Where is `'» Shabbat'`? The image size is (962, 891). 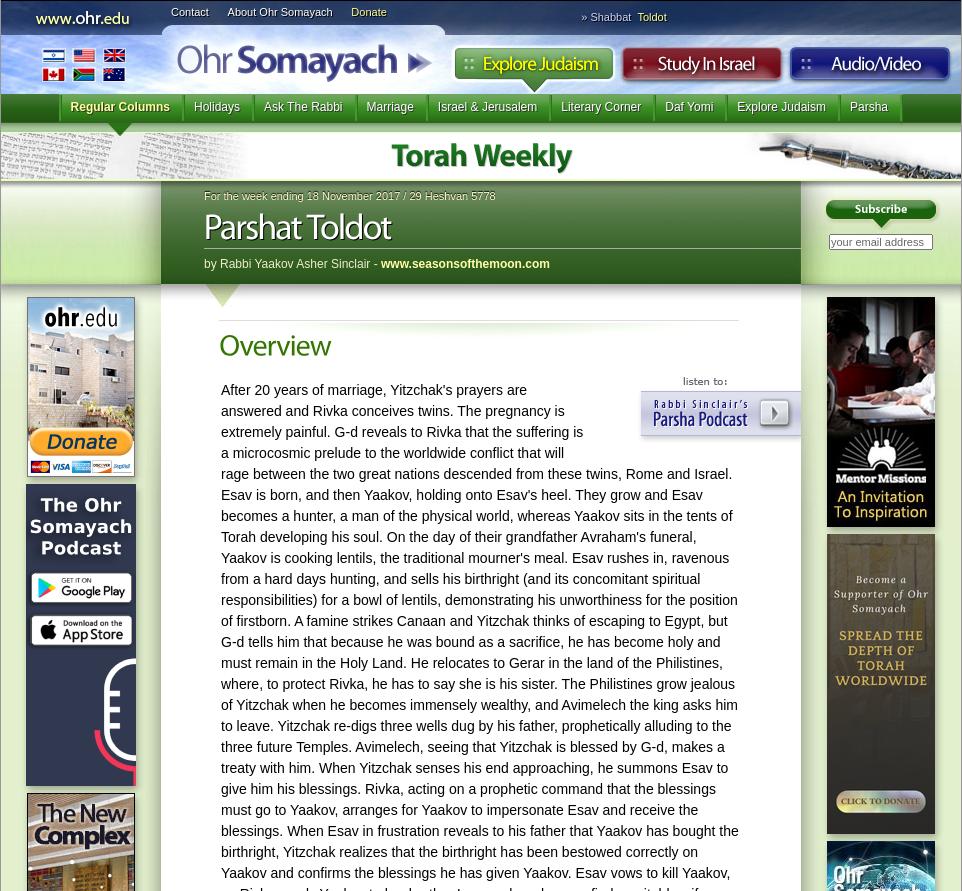
'» Shabbat' is located at coordinates (580, 17).